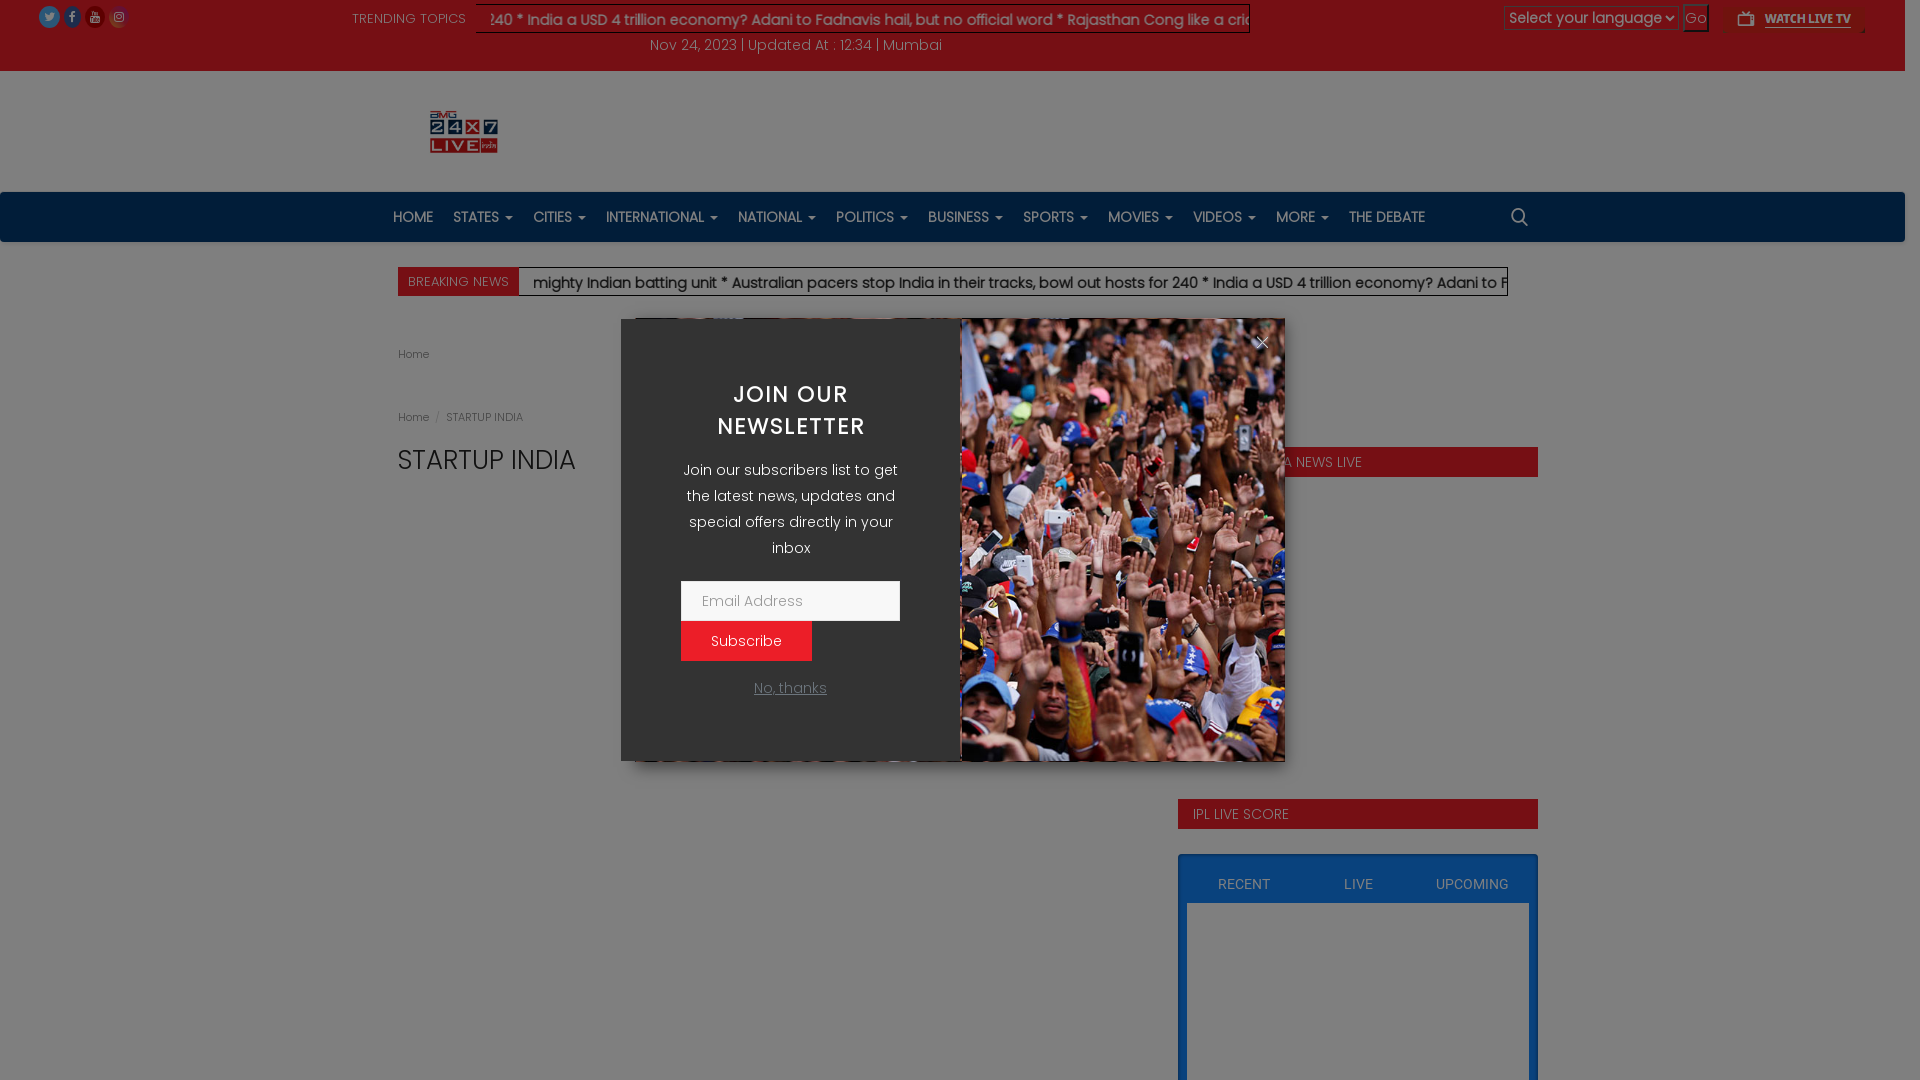 The width and height of the screenshot is (1920, 1080). What do you see at coordinates (776, 216) in the screenshot?
I see `'NATIONAL'` at bounding box center [776, 216].